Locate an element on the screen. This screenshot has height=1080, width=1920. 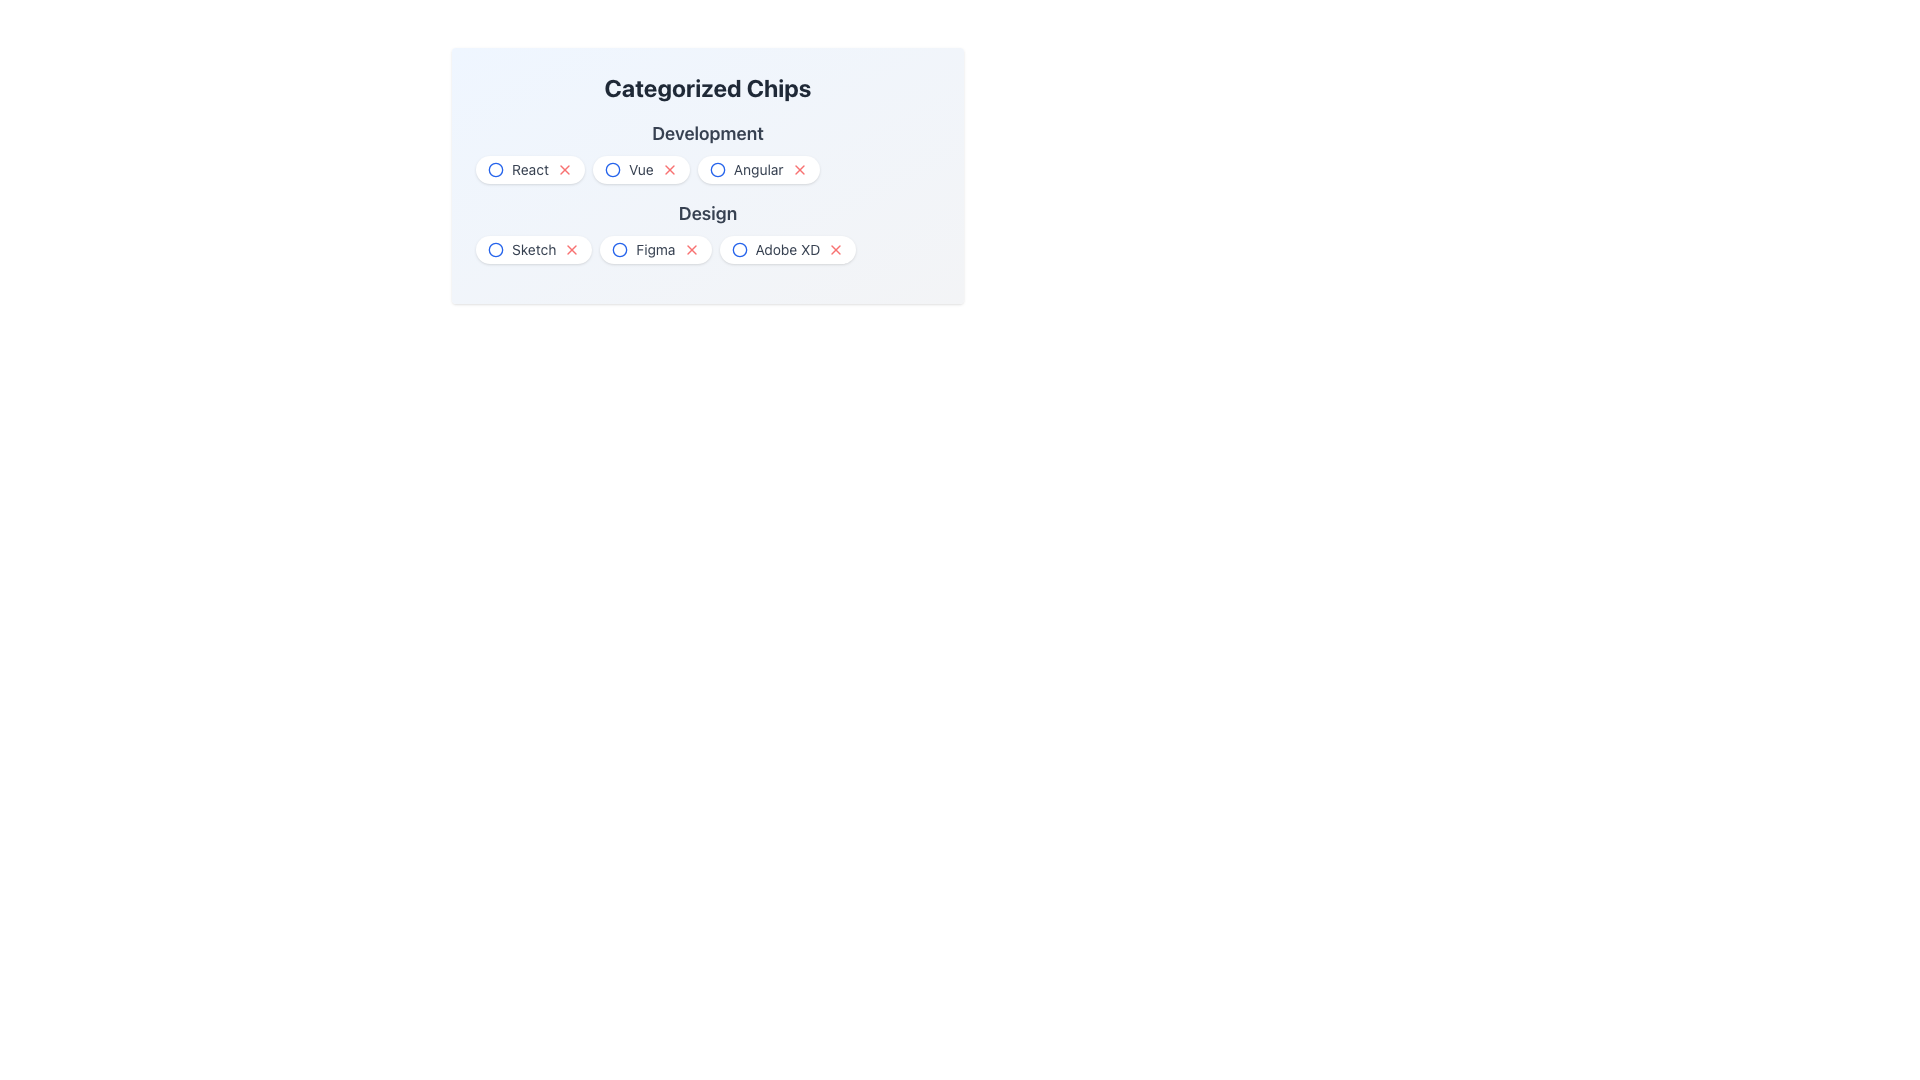
the close button located at the far right of the 'Adobe XD' pill-shaped design is located at coordinates (836, 249).